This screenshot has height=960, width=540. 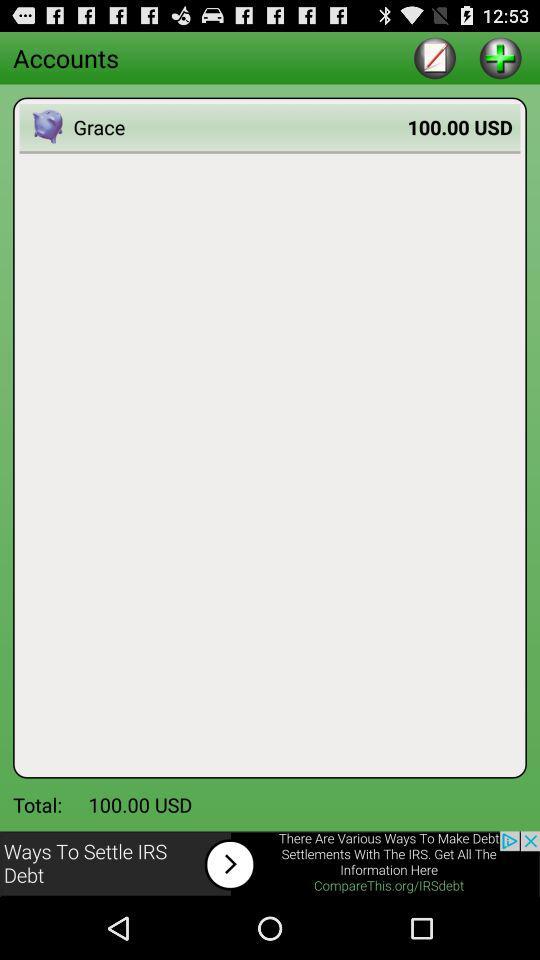 What do you see at coordinates (434, 56) in the screenshot?
I see `edit text` at bounding box center [434, 56].